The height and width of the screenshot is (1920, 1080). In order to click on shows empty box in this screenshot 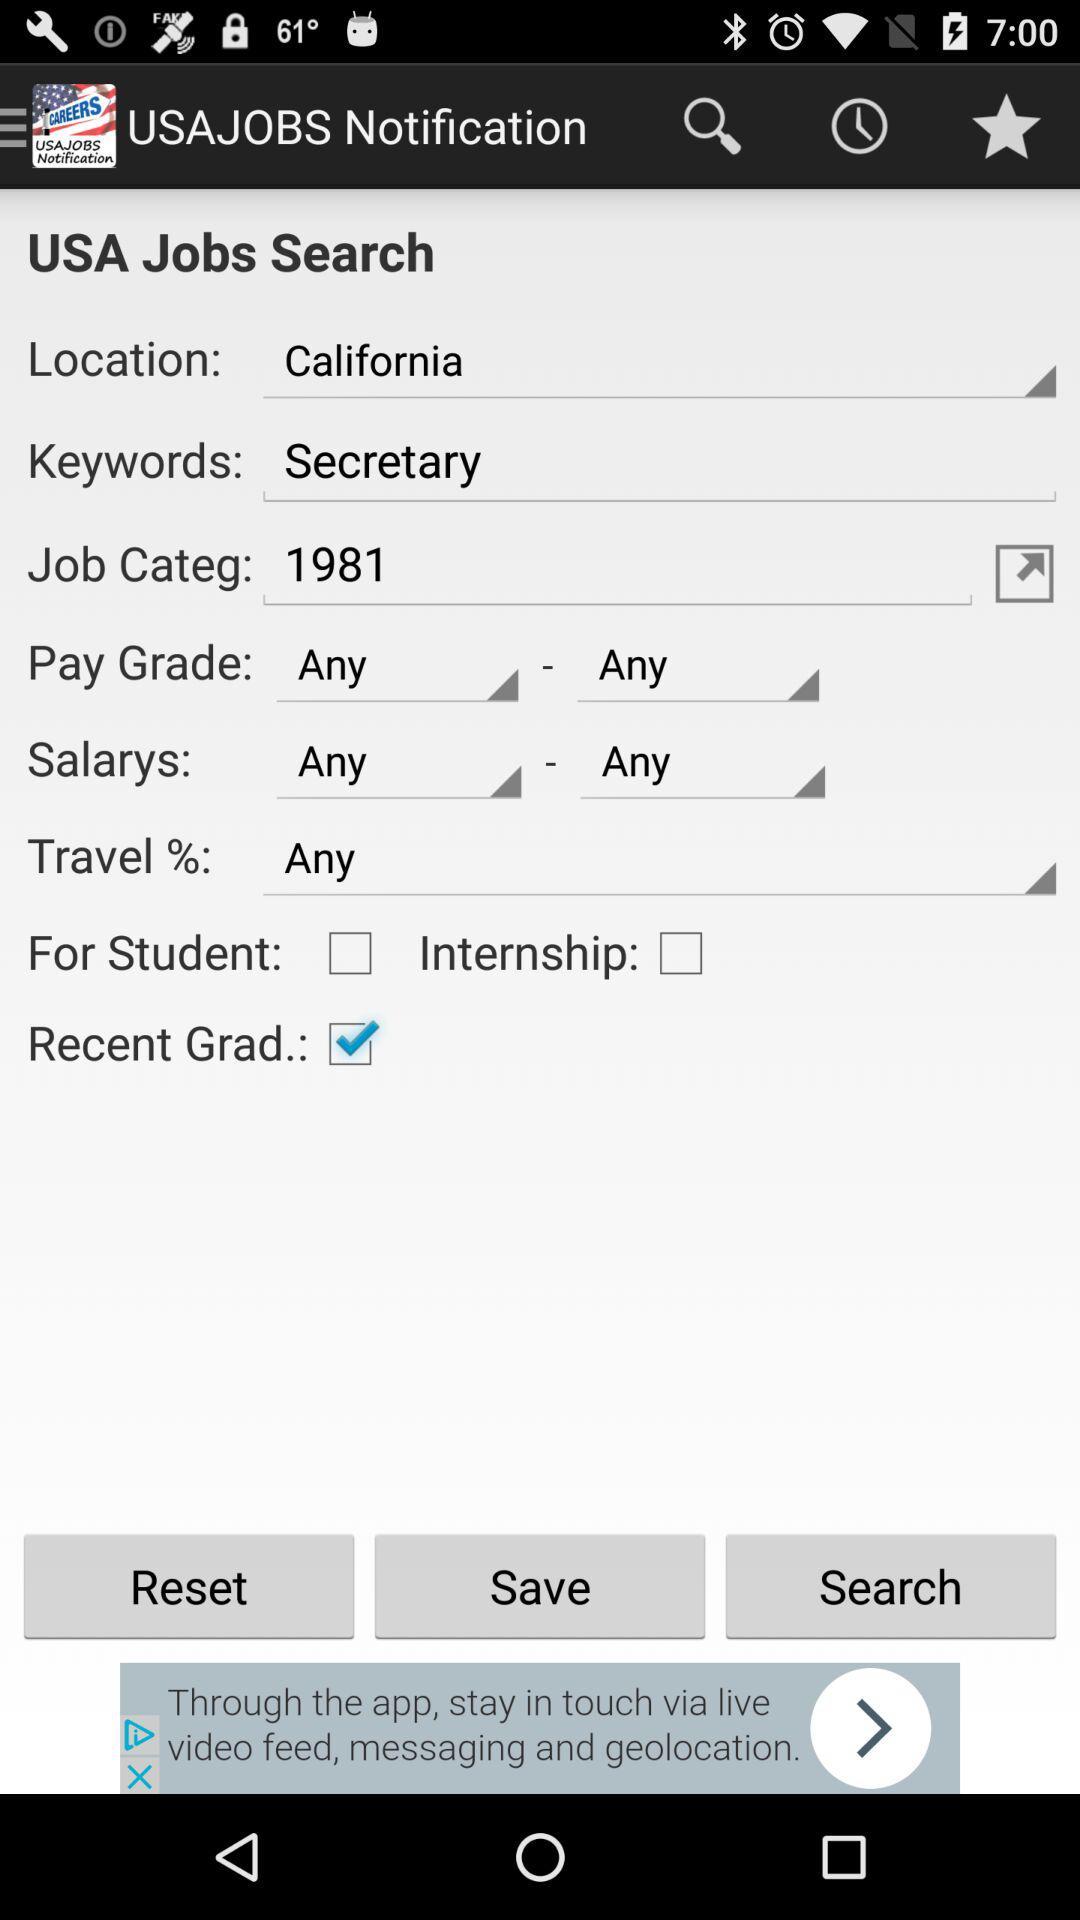, I will do `click(680, 952)`.